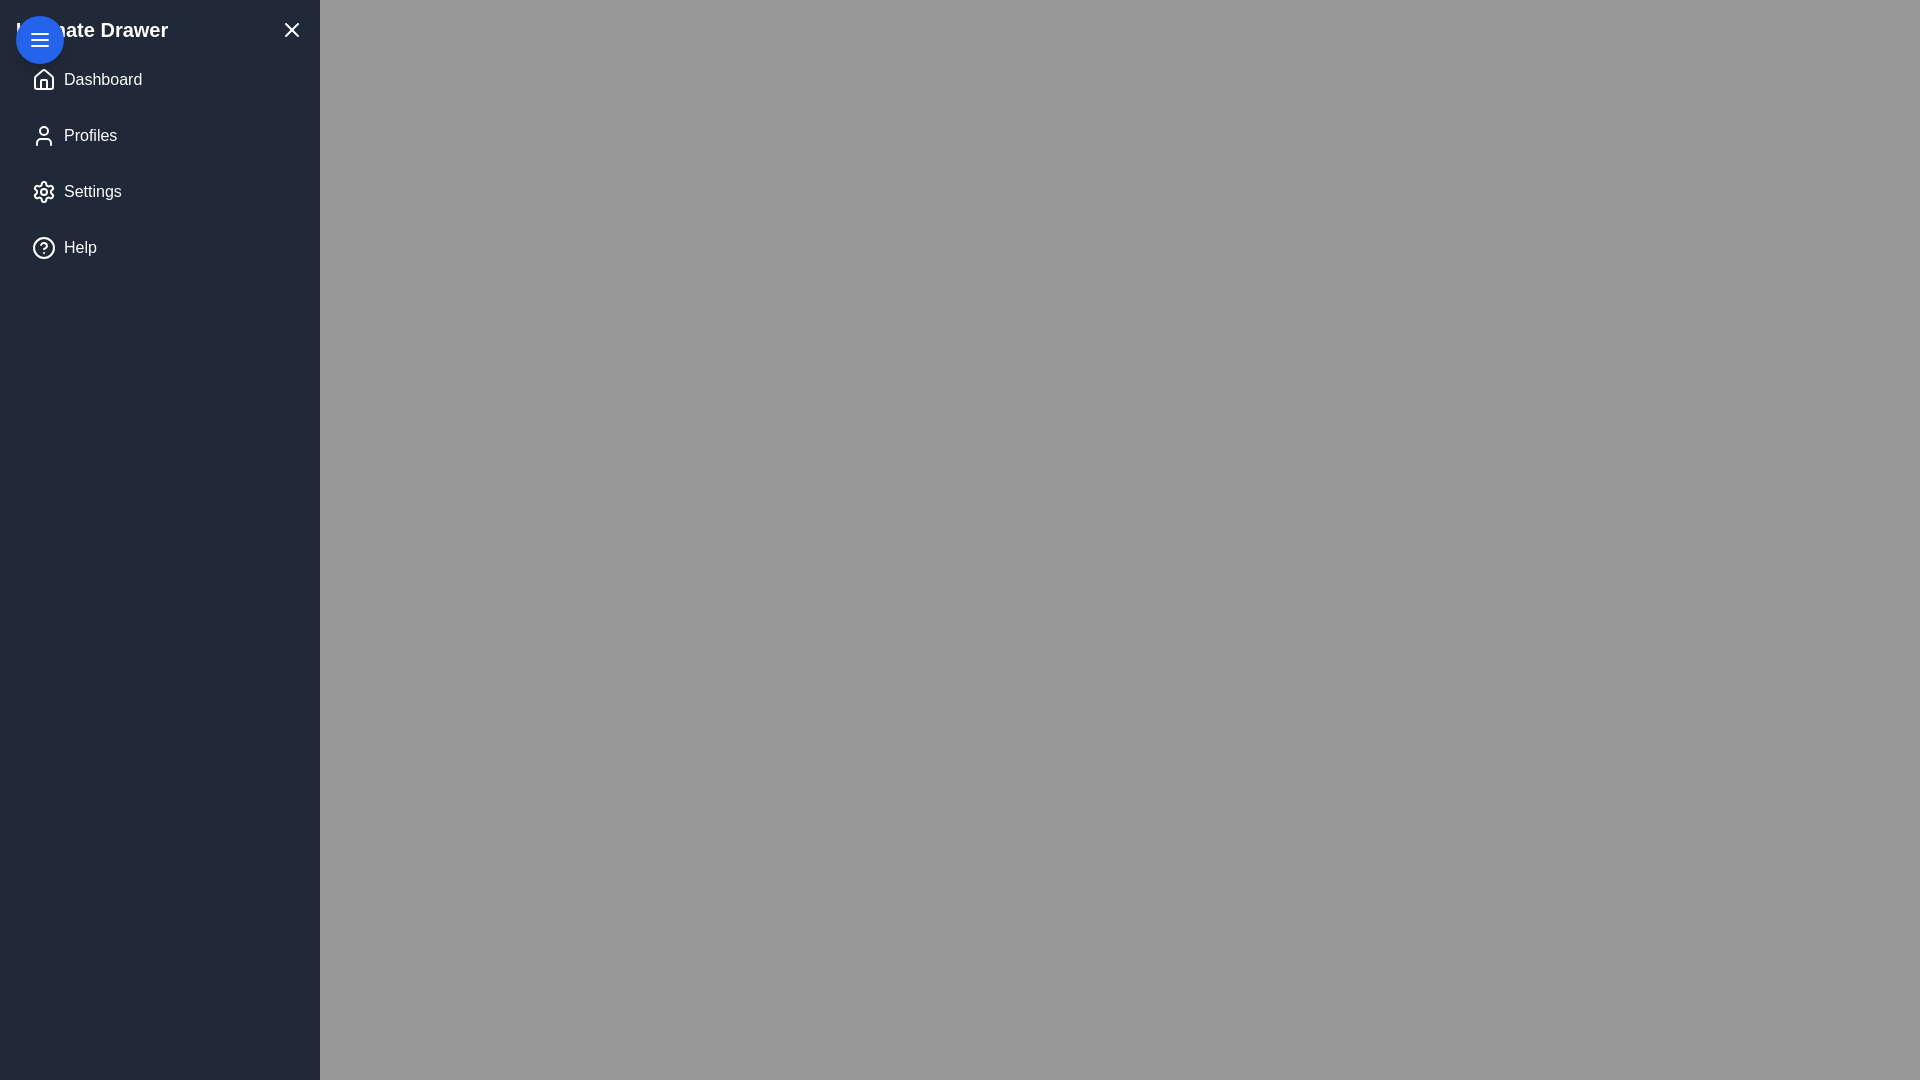 The height and width of the screenshot is (1080, 1920). Describe the element at coordinates (43, 135) in the screenshot. I see `the user profile SVG icon located to the left of the text 'Profiles' in the sidebar menu, which is the second item in the list` at that location.